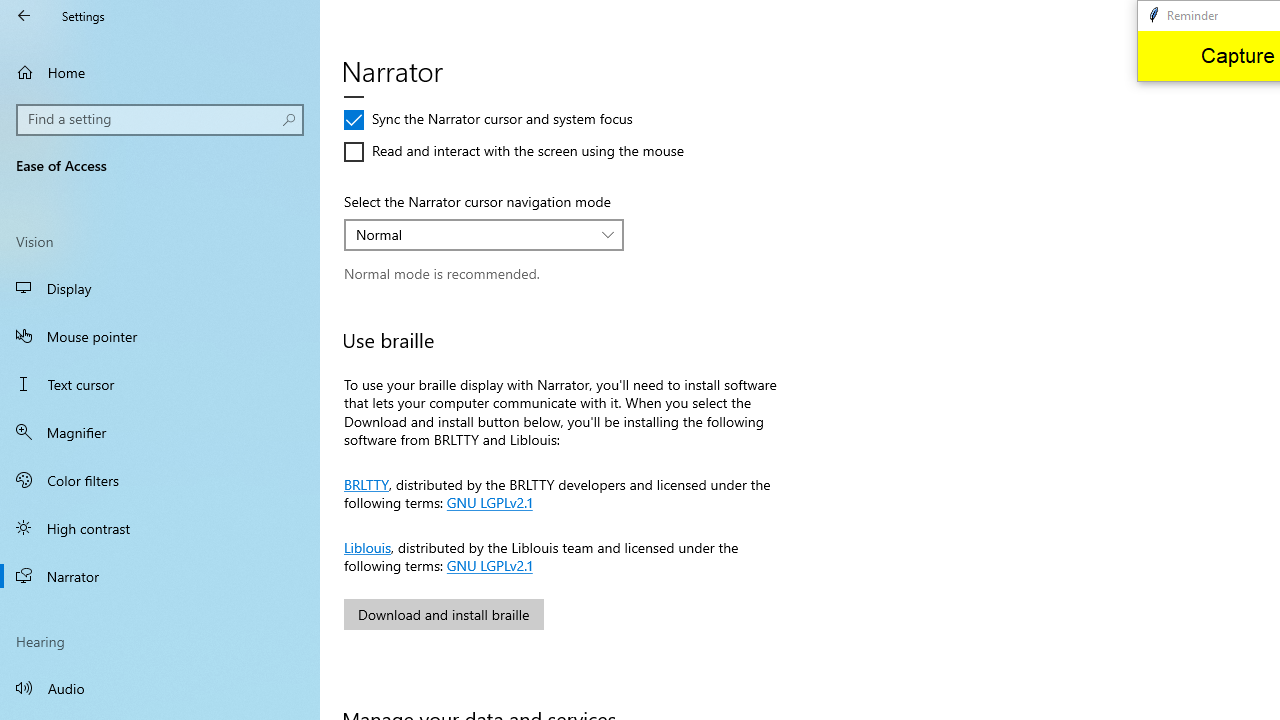  Describe the element at coordinates (443, 613) in the screenshot. I see `'Download and install braille'` at that location.